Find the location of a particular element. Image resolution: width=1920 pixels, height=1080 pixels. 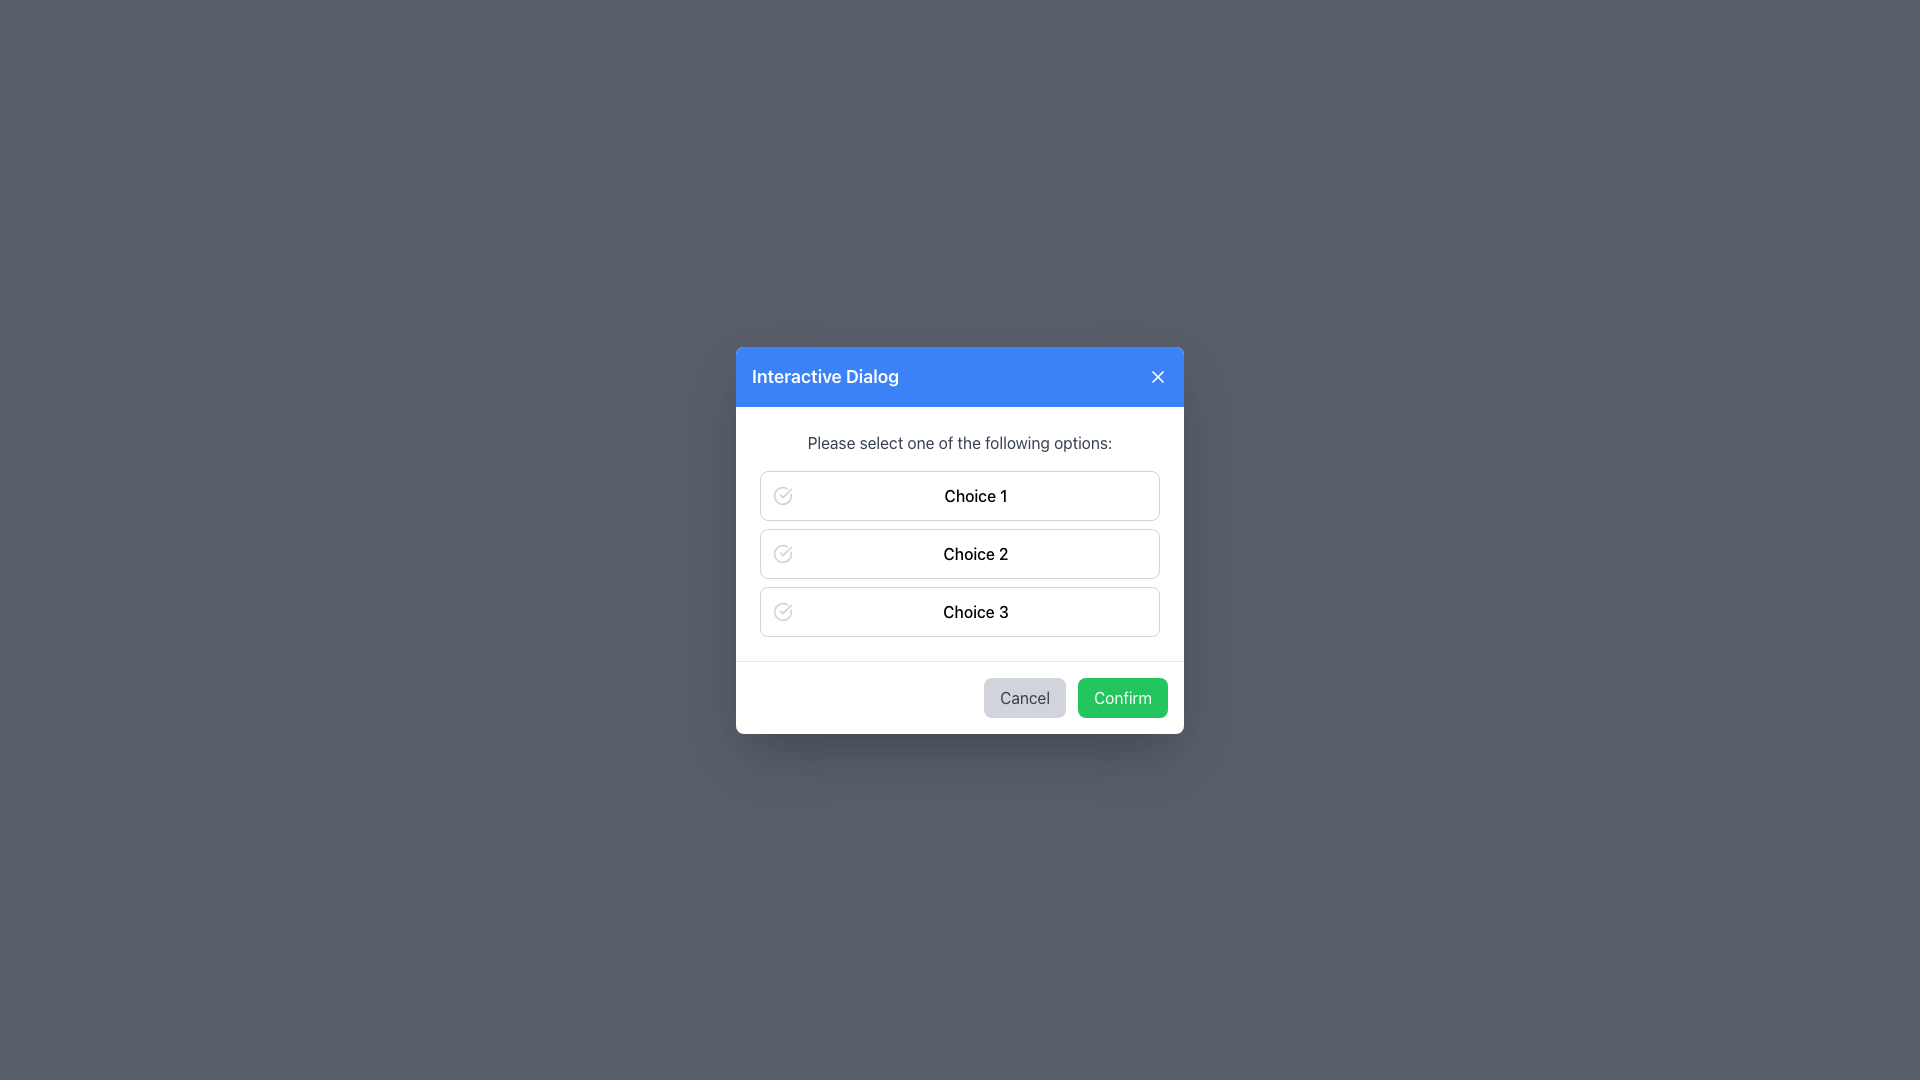

the text label located in the blue header bar at the top of the dialog box, which serves as a title or descriptor is located at coordinates (825, 376).